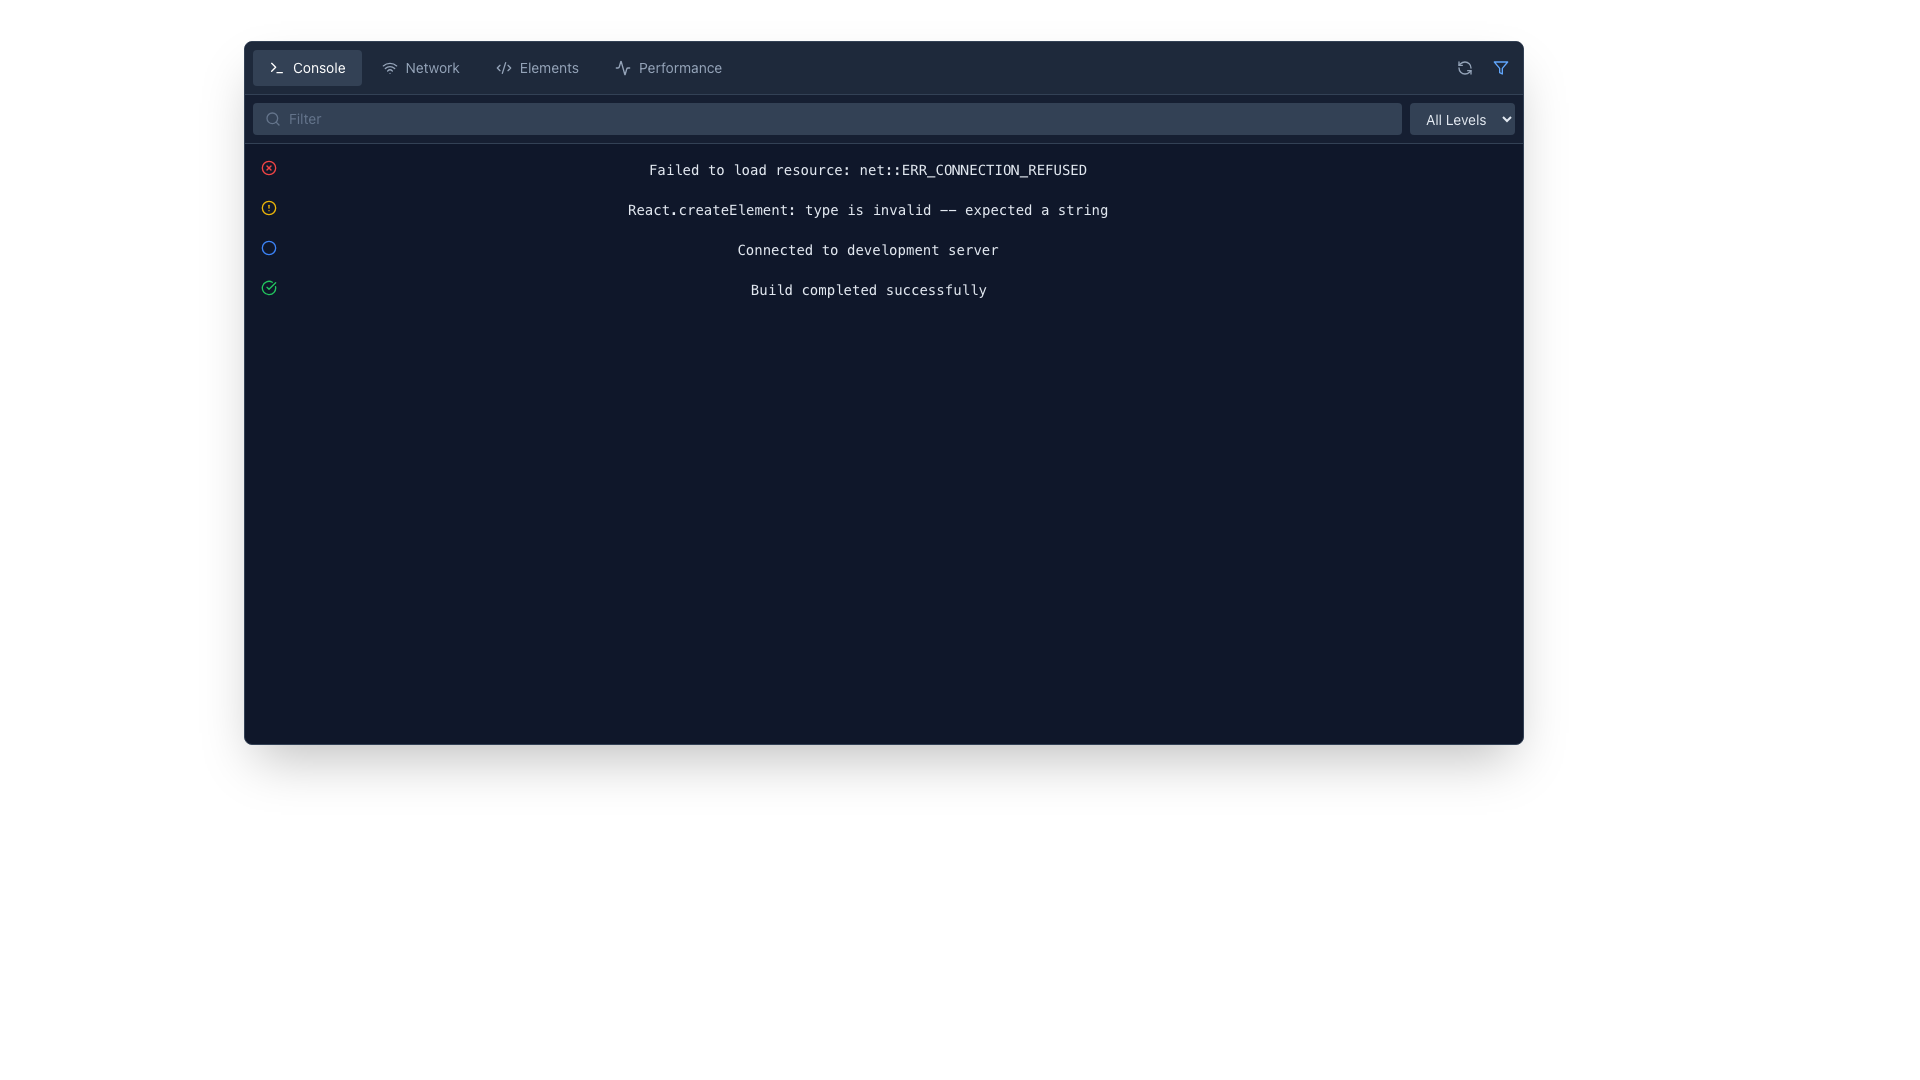 The height and width of the screenshot is (1080, 1920). Describe the element at coordinates (267, 167) in the screenshot. I see `the error indicator icon located in the leftmost part of the row, adjacent to the error message` at that location.